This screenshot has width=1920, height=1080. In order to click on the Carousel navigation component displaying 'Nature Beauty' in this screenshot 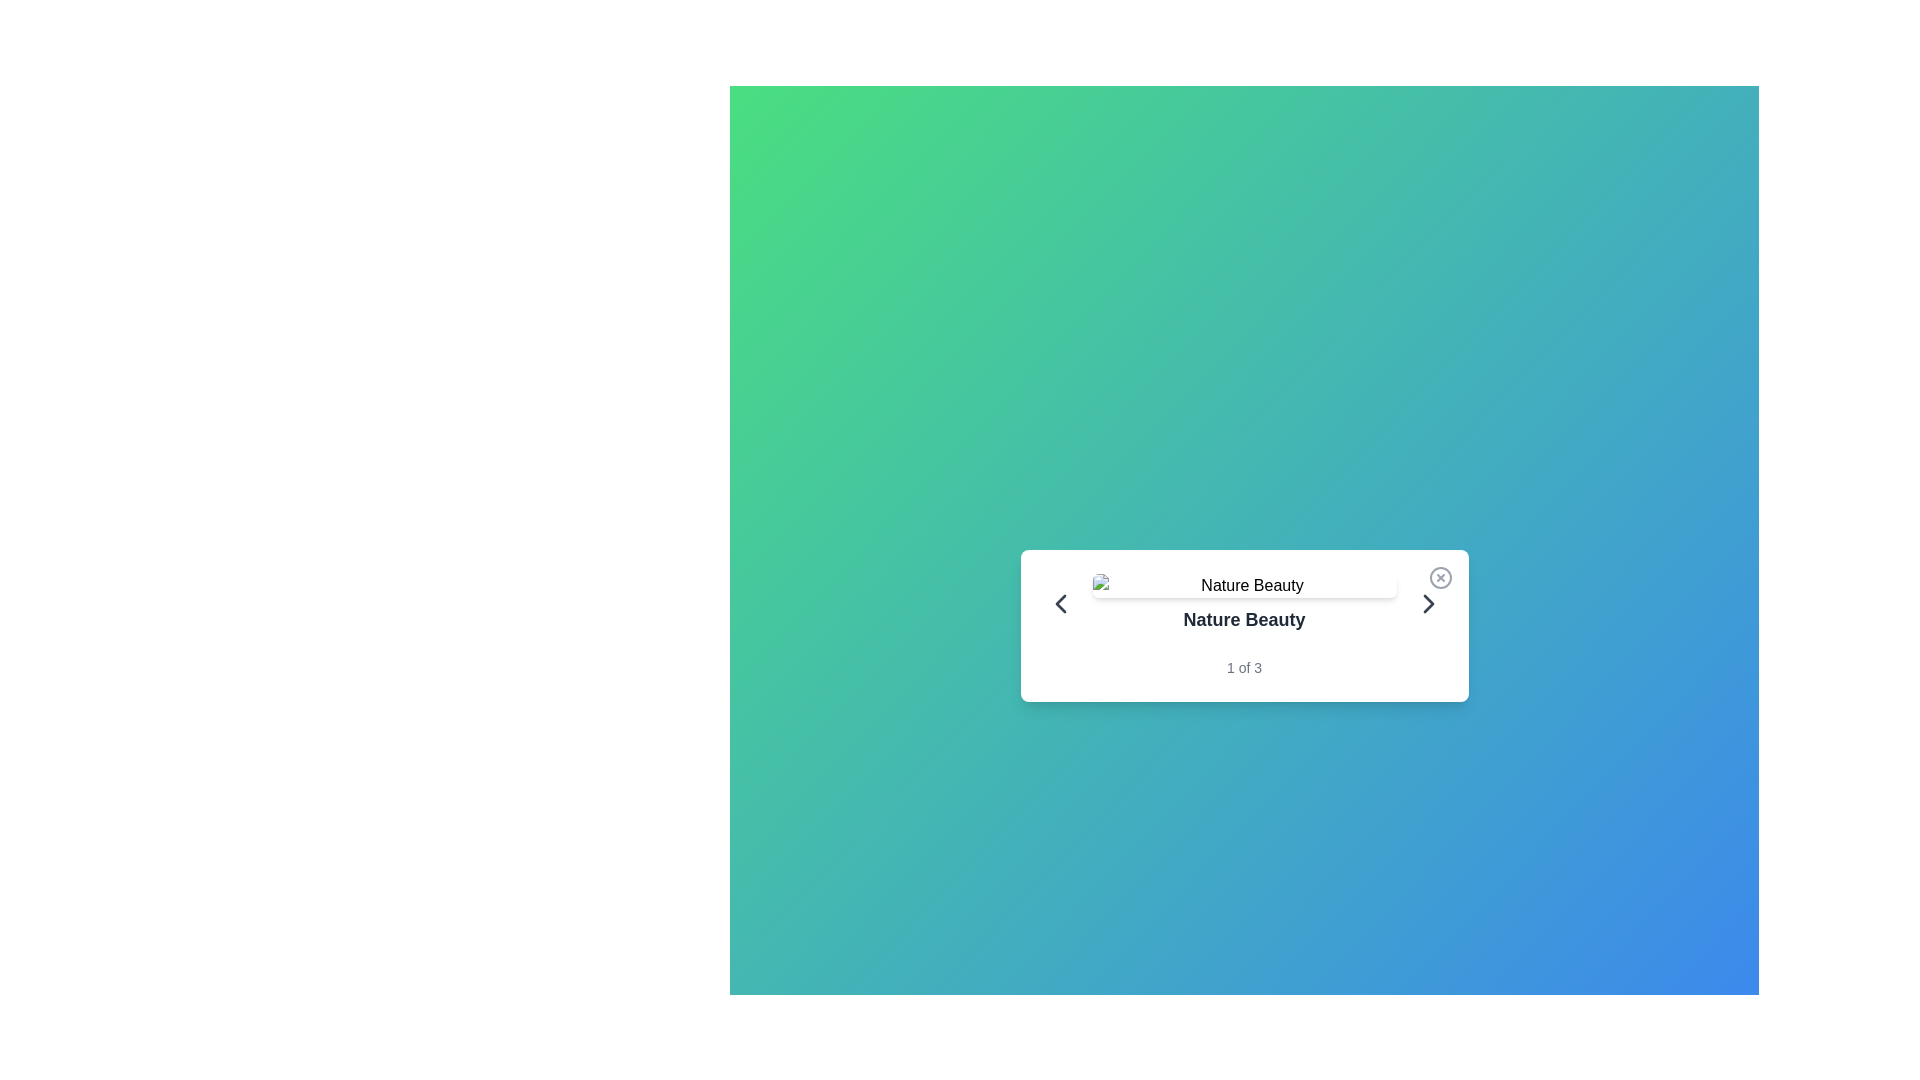, I will do `click(1243, 603)`.